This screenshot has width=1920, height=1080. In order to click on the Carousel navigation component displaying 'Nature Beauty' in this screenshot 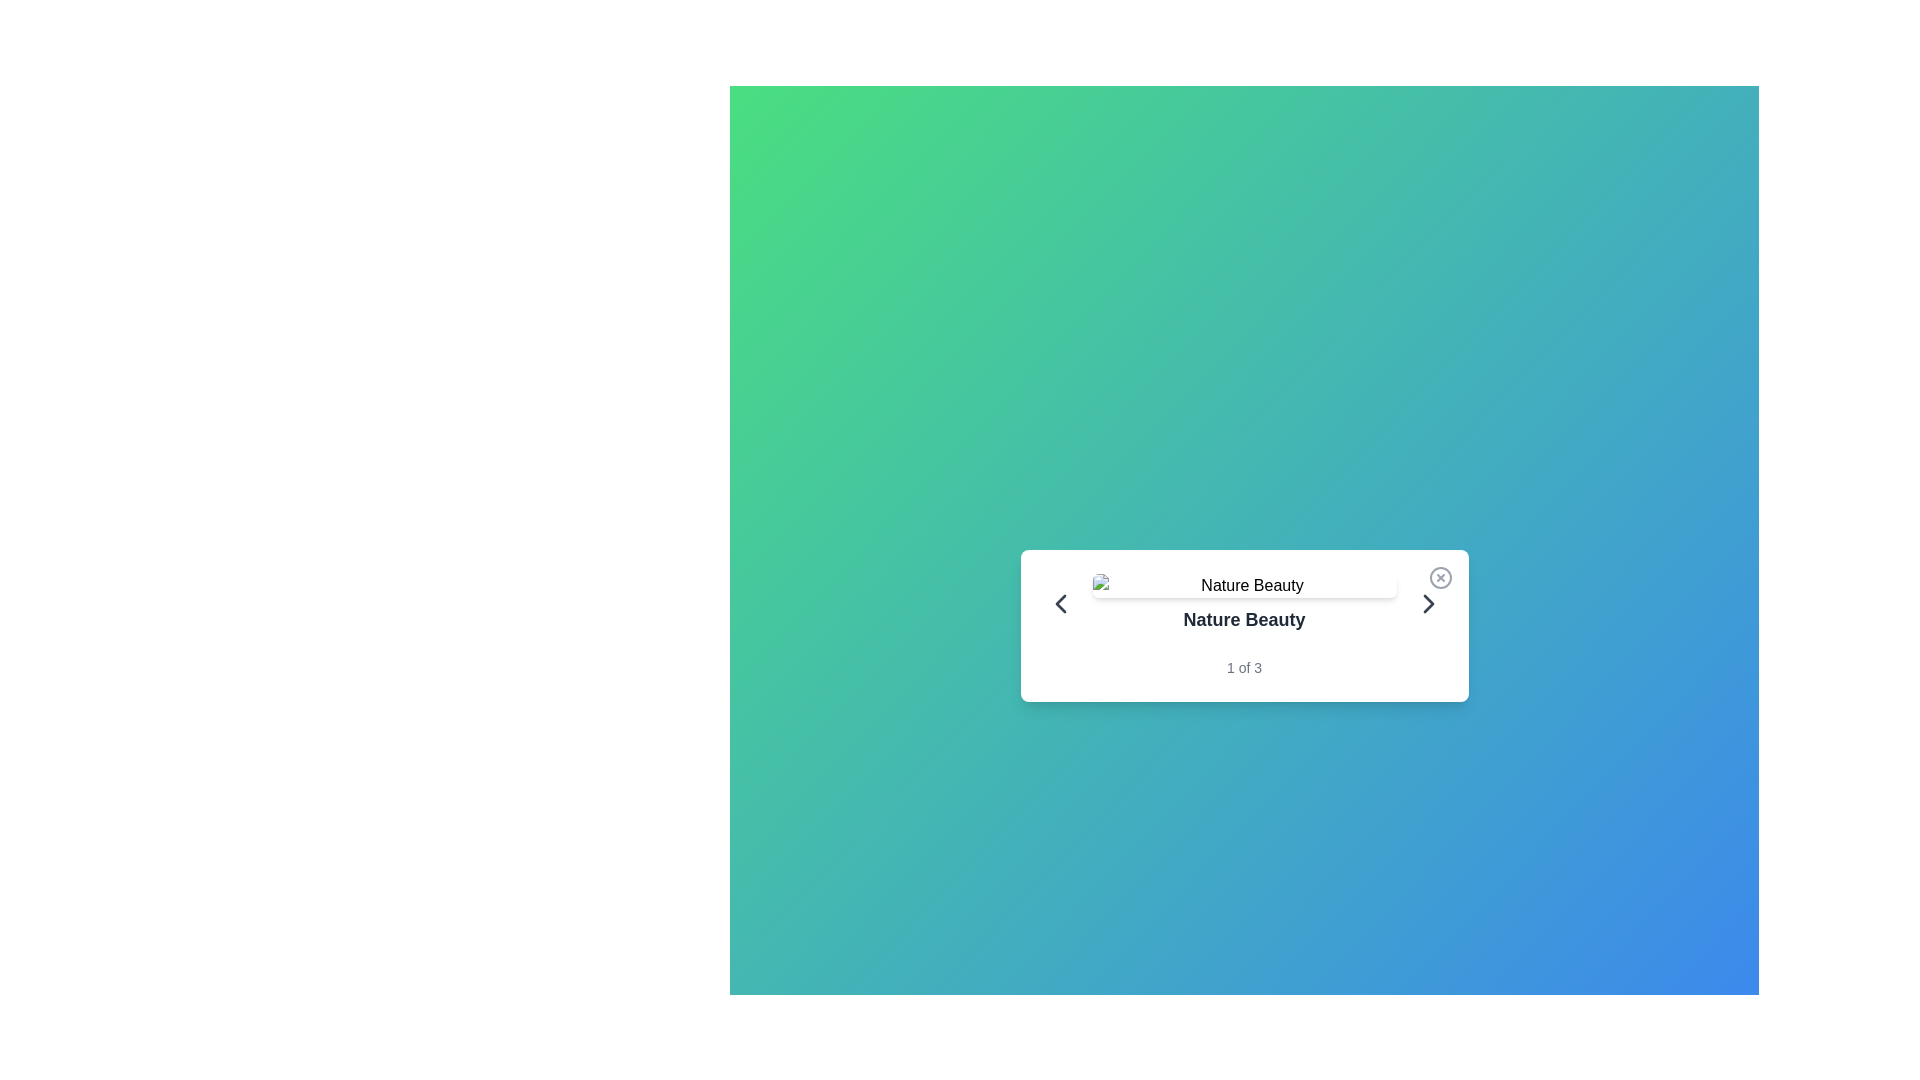, I will do `click(1243, 603)`.